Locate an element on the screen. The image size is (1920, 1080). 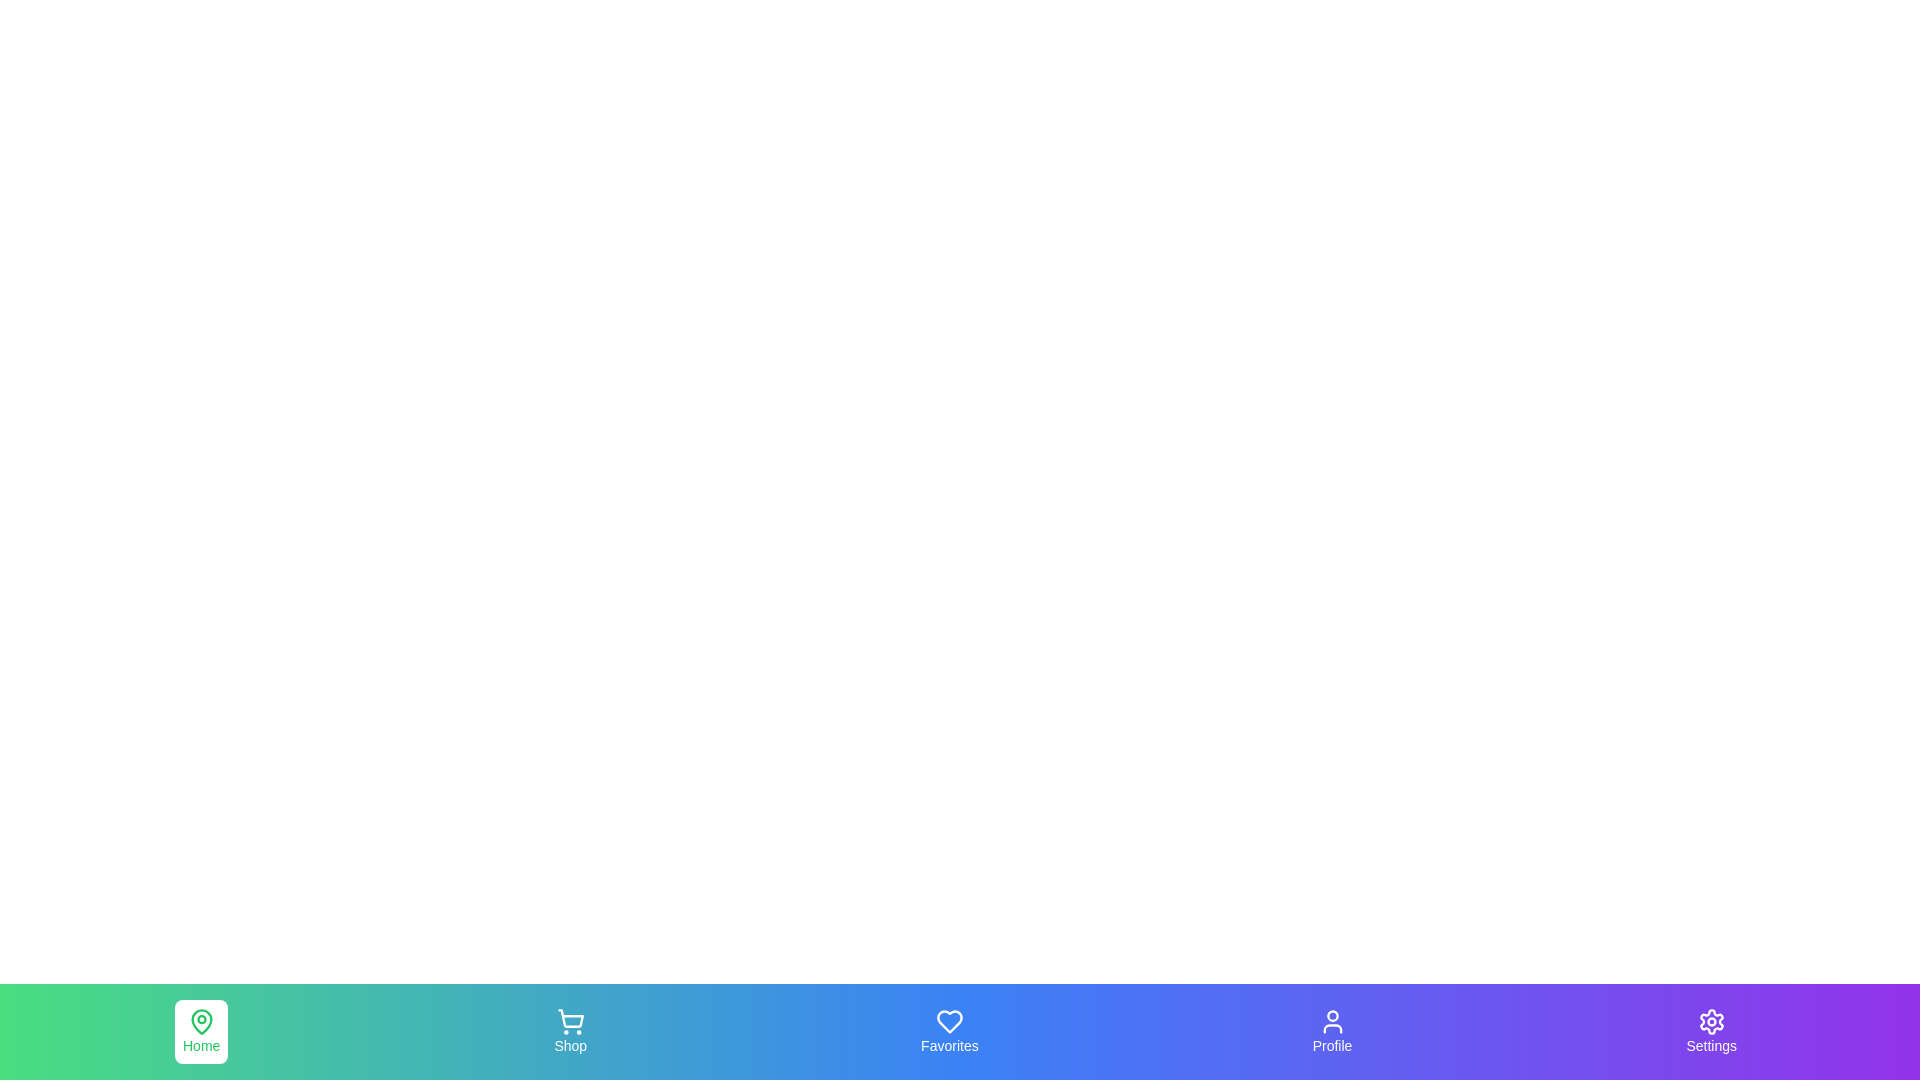
the tab icon for Home for visual inspection is located at coordinates (201, 1032).